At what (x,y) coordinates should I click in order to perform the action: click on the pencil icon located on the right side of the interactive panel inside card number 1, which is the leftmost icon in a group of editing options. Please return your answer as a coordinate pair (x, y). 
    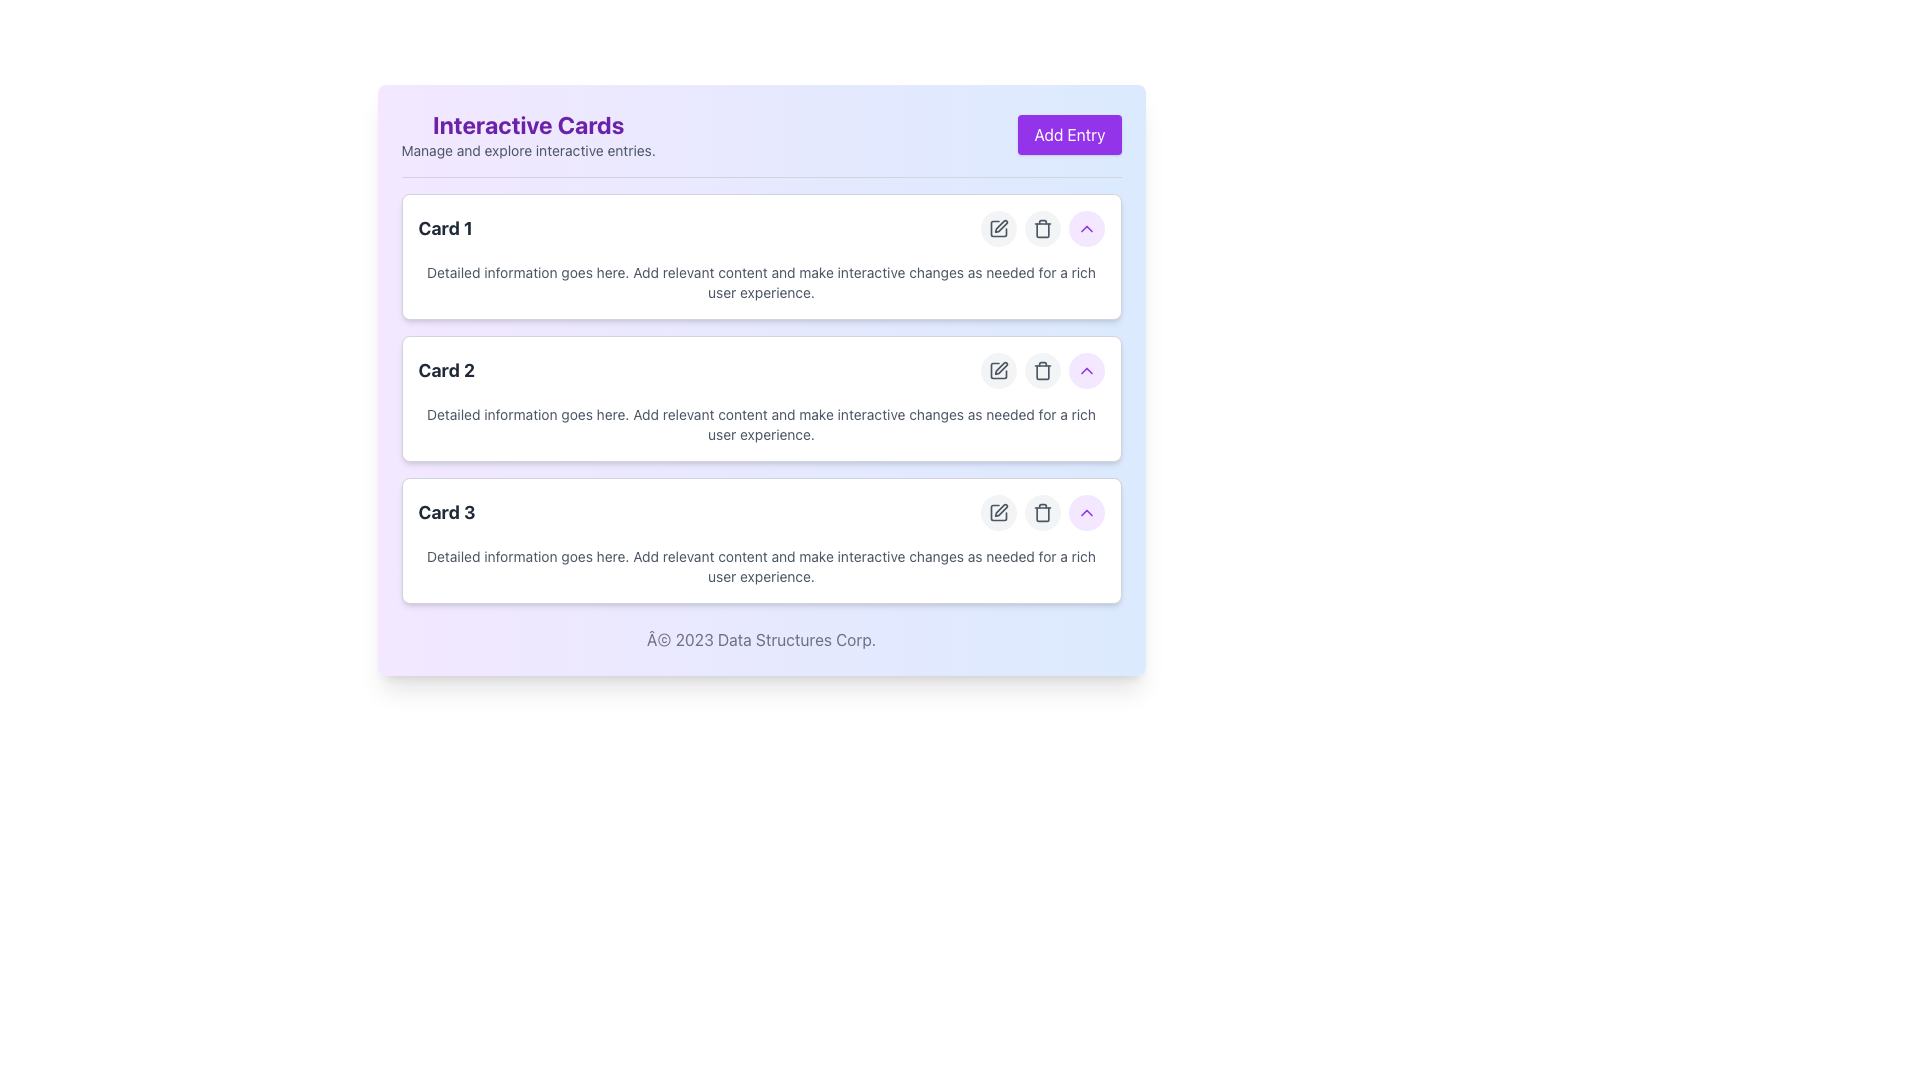
    Looking at the image, I should click on (1001, 225).